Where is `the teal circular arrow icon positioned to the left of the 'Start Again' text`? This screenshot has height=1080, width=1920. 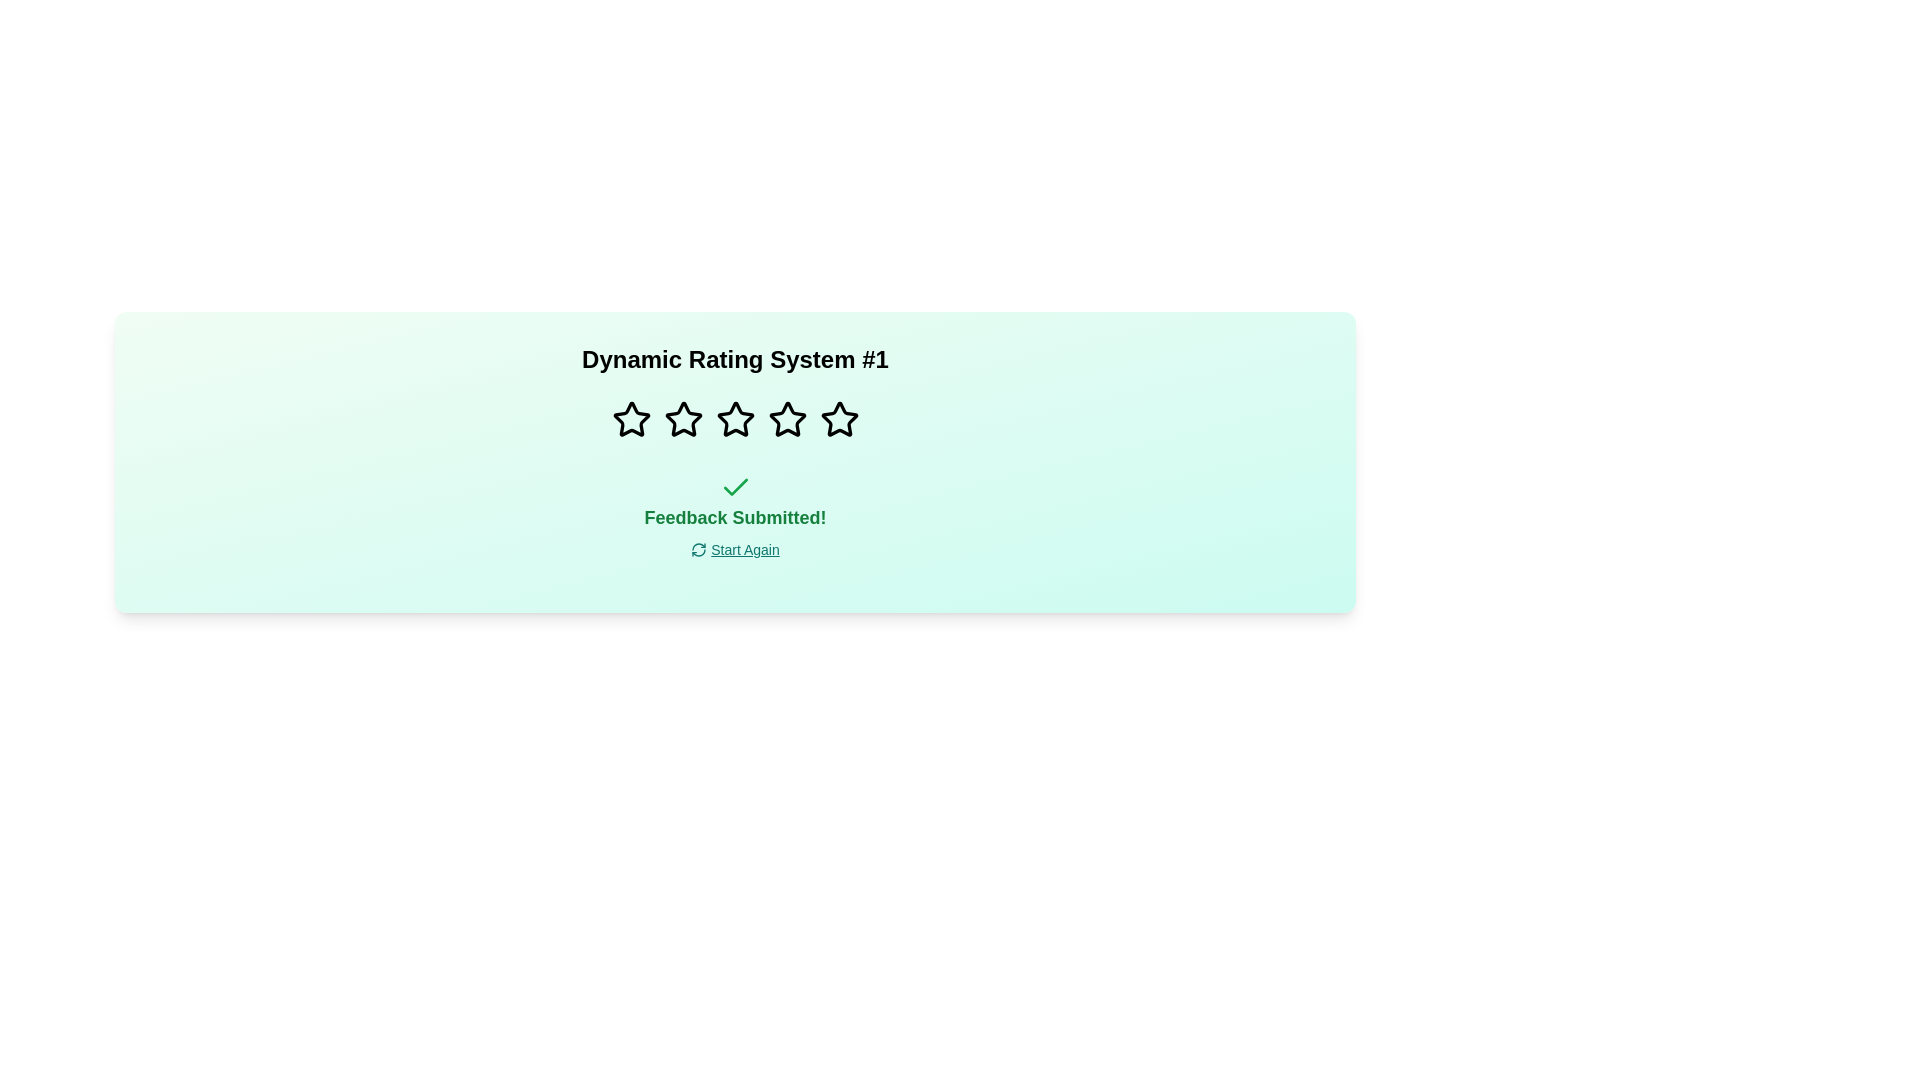
the teal circular arrow icon positioned to the left of the 'Start Again' text is located at coordinates (699, 550).